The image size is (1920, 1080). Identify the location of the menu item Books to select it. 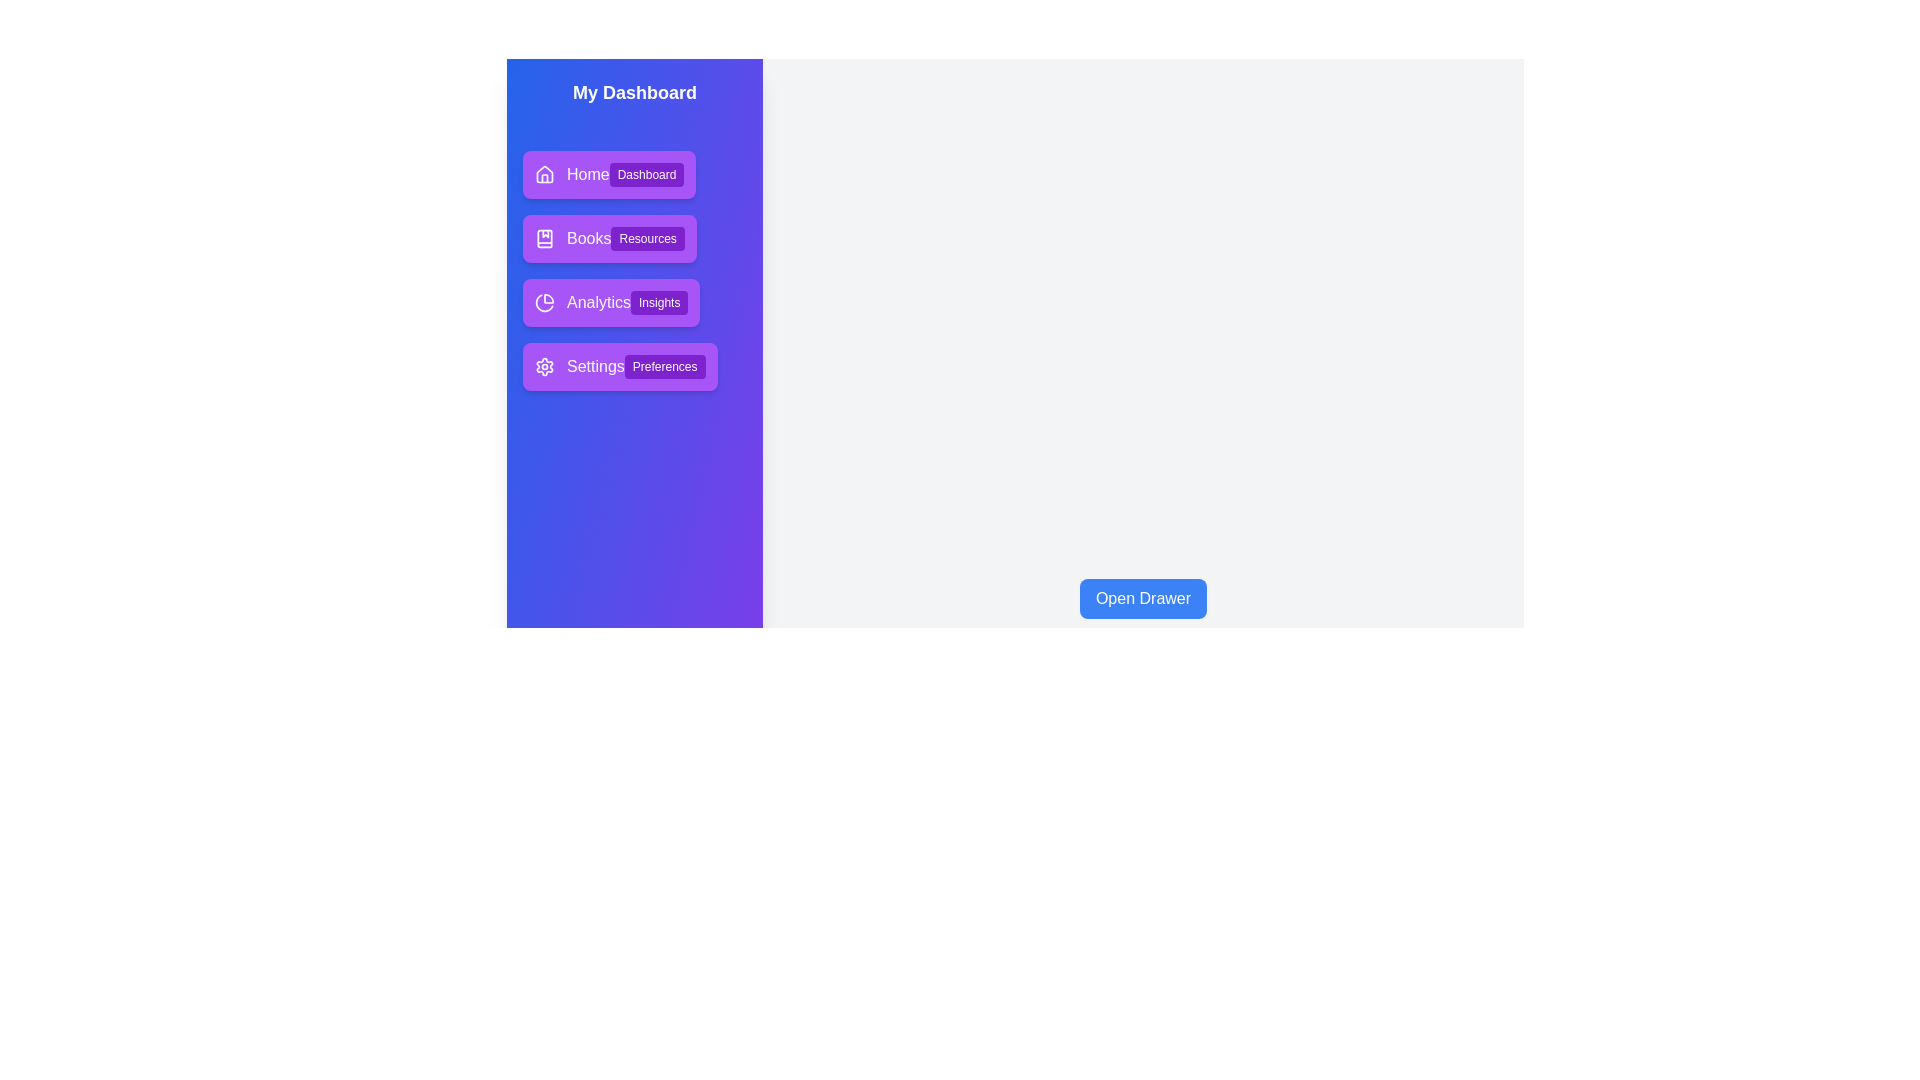
(608, 238).